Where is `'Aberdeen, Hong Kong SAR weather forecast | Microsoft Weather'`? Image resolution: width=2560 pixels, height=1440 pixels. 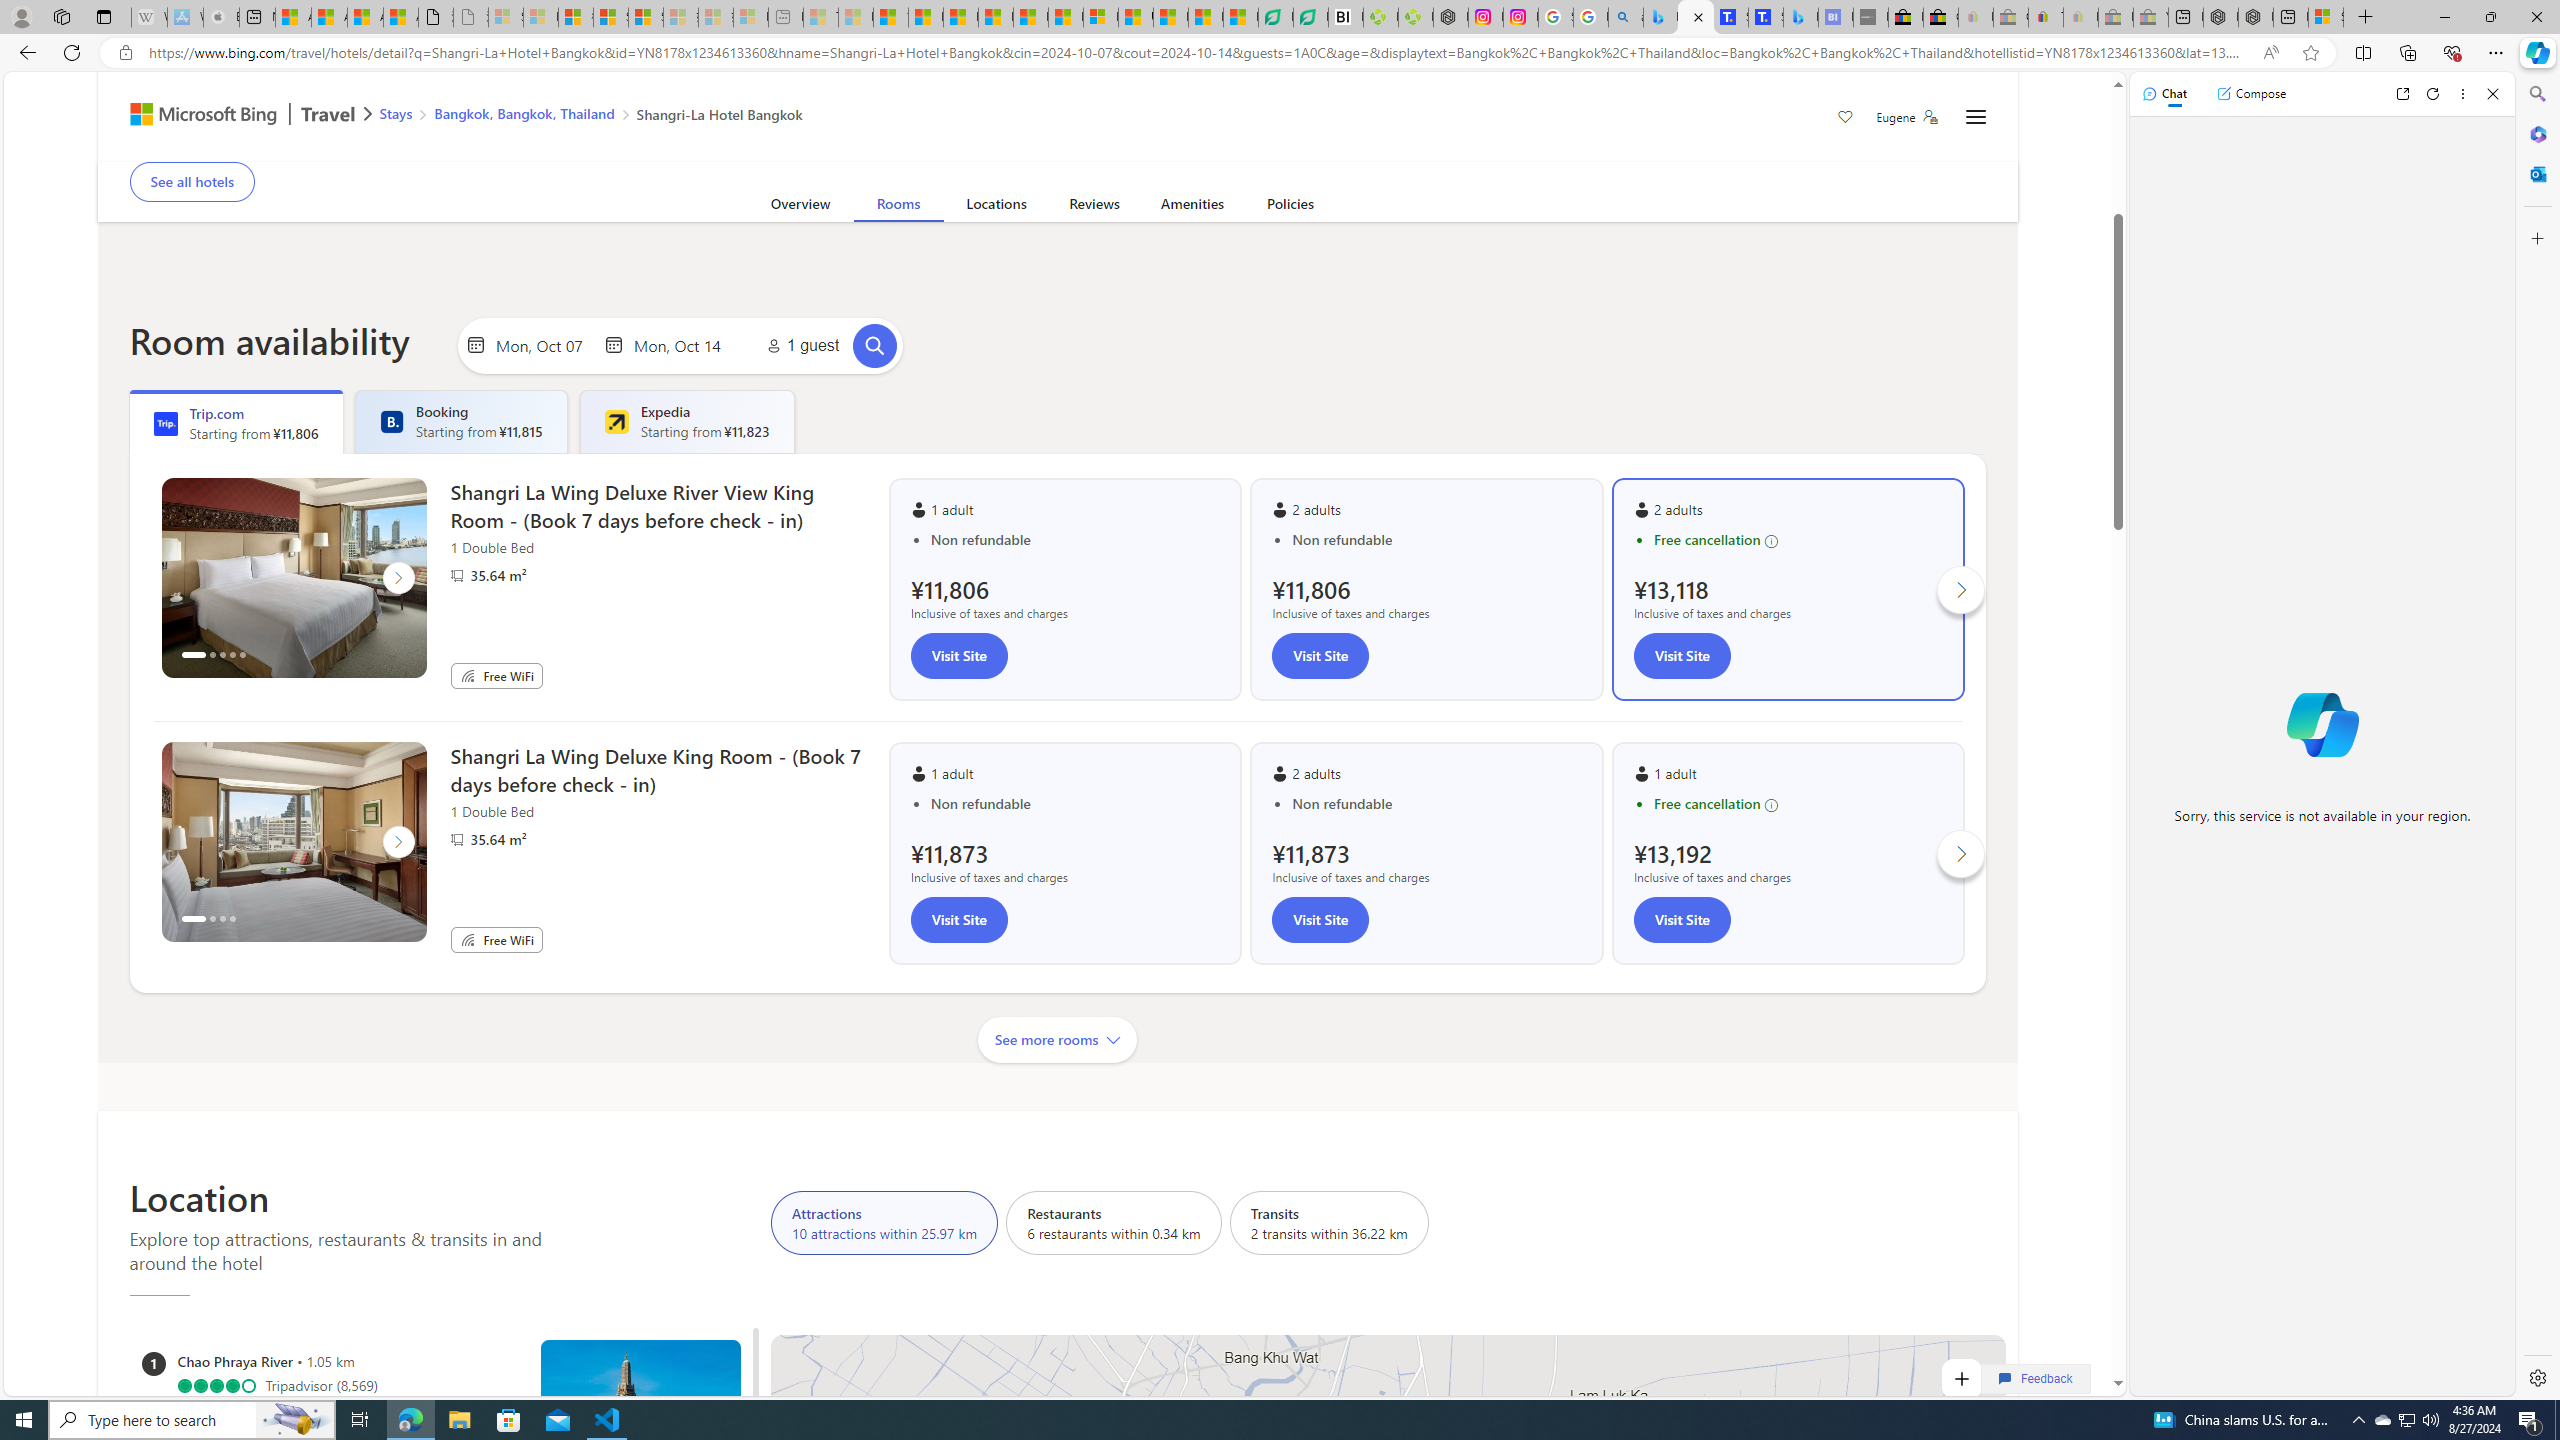
'Aberdeen, Hong Kong SAR weather forecast | Microsoft Weather' is located at coordinates (327, 16).